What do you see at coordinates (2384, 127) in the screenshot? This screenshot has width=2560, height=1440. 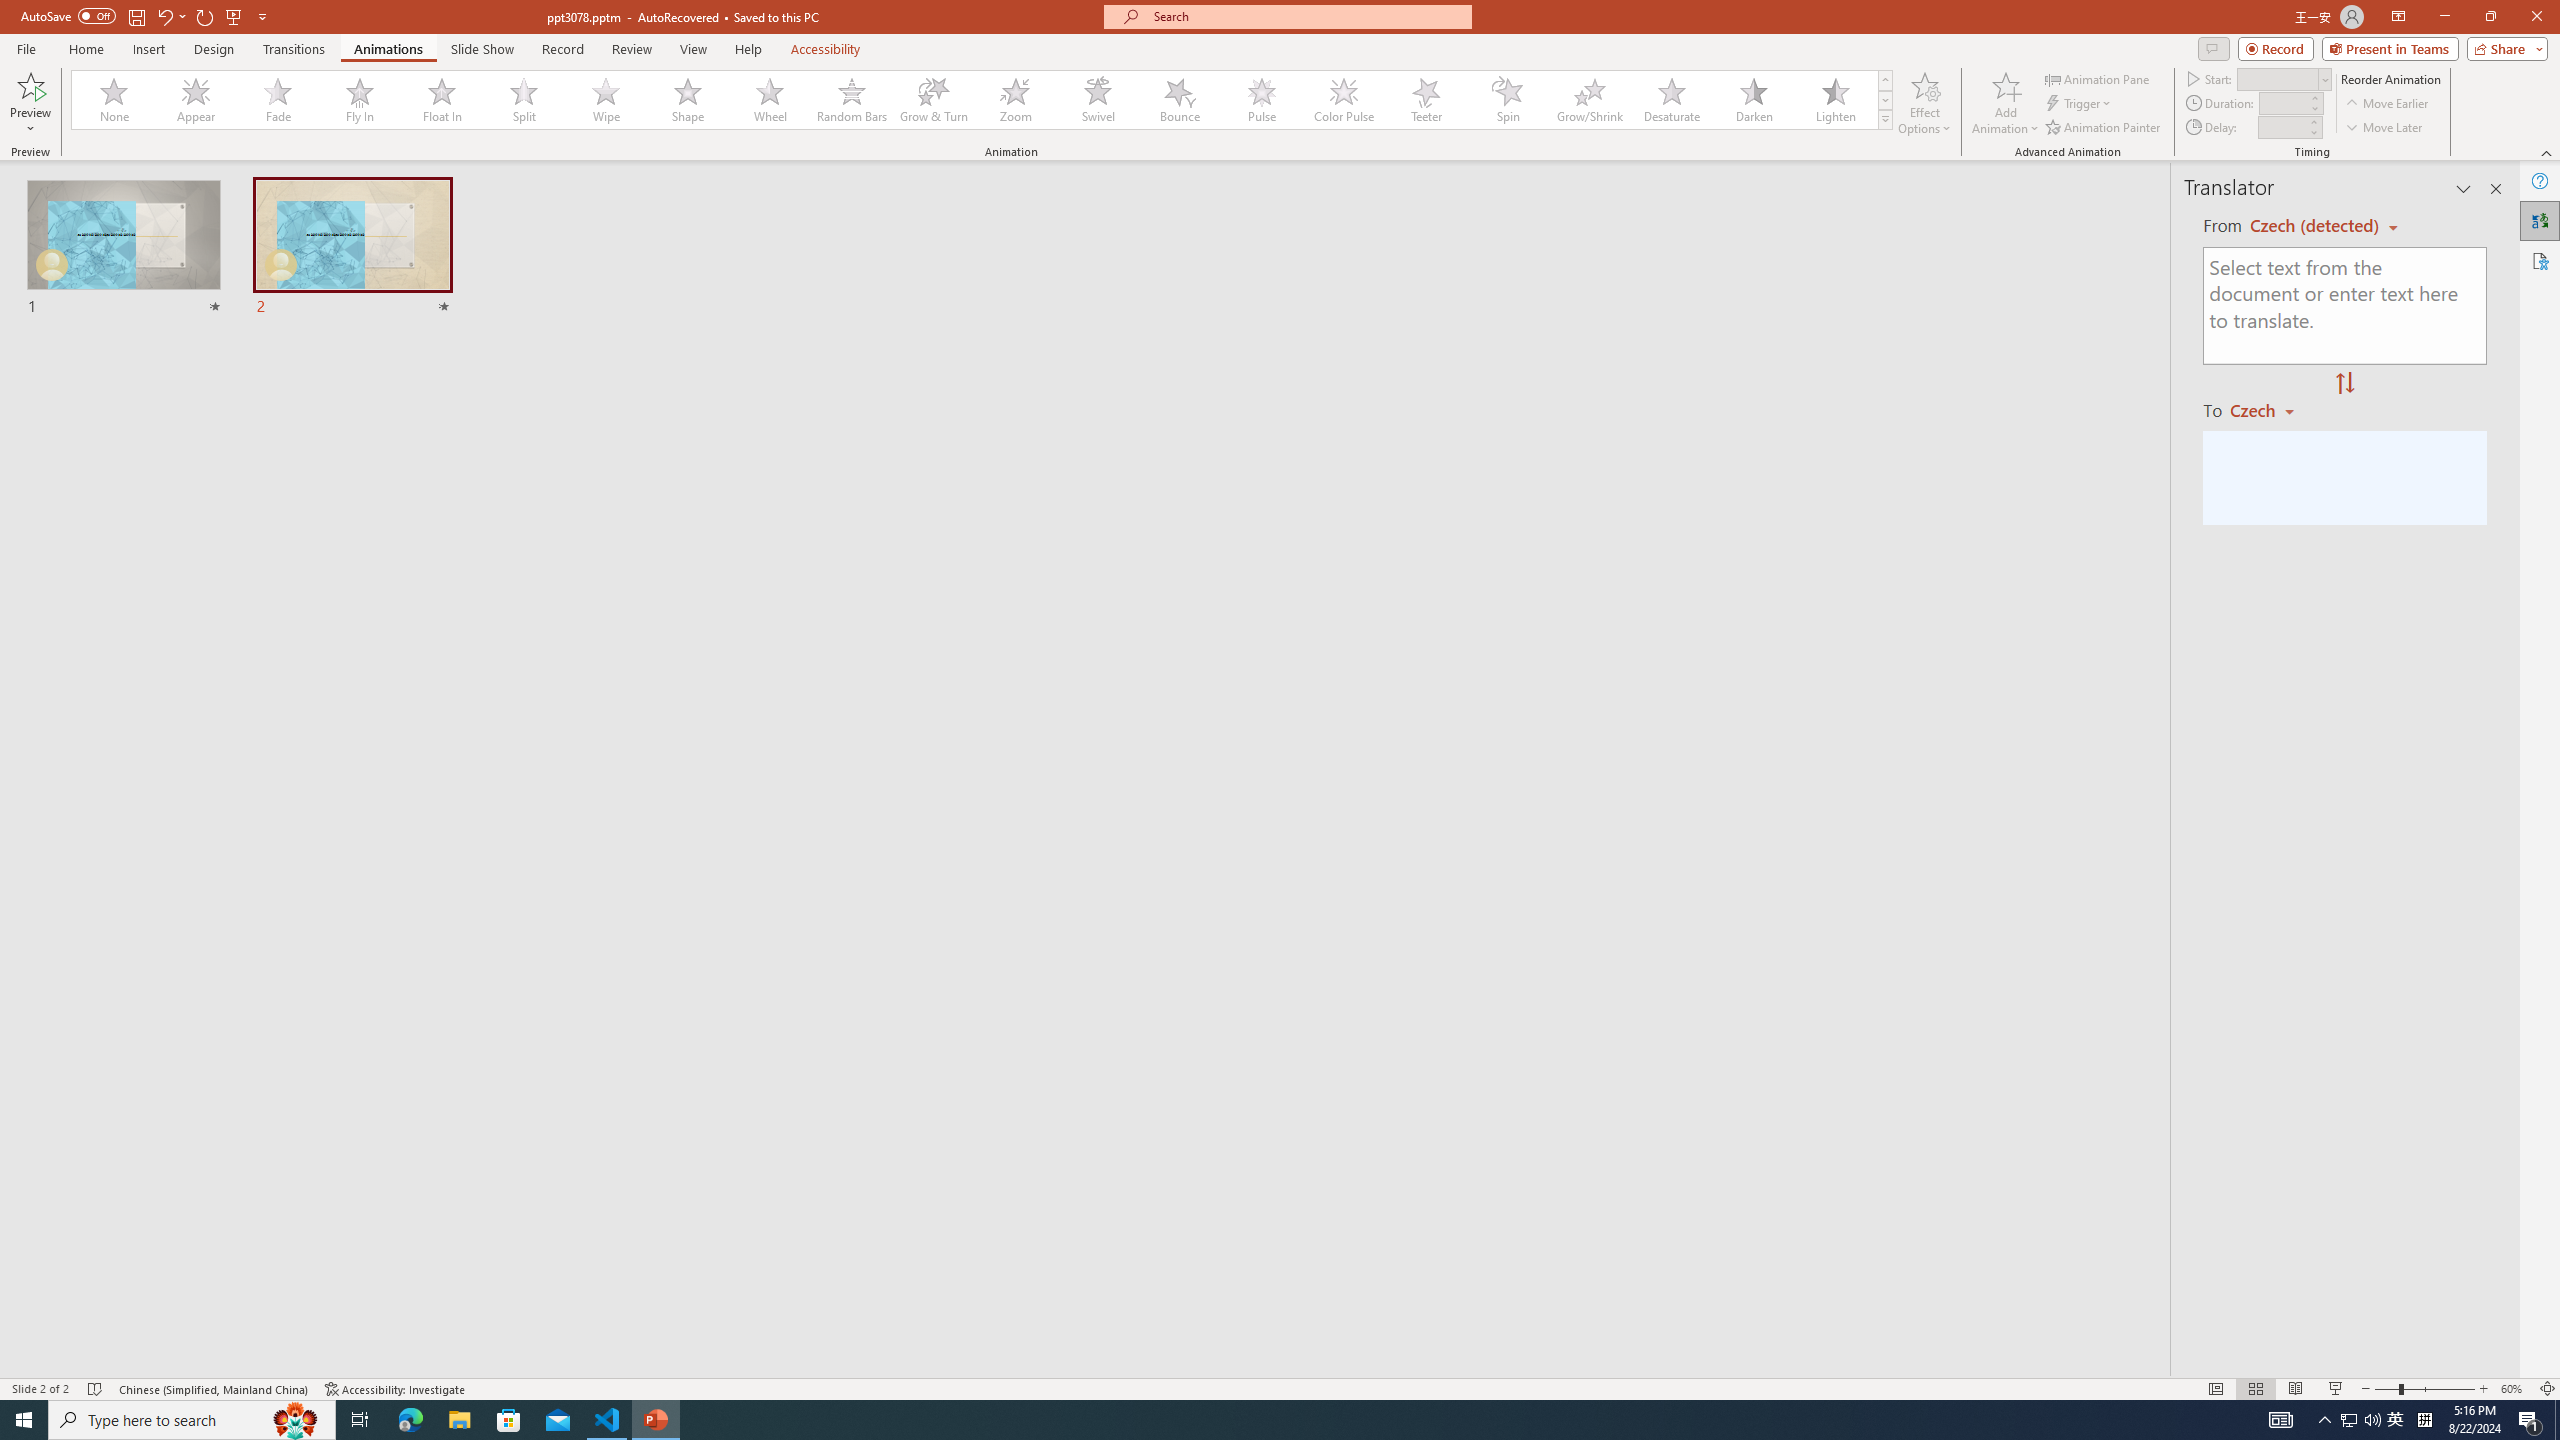 I see `'Move Later'` at bounding box center [2384, 127].